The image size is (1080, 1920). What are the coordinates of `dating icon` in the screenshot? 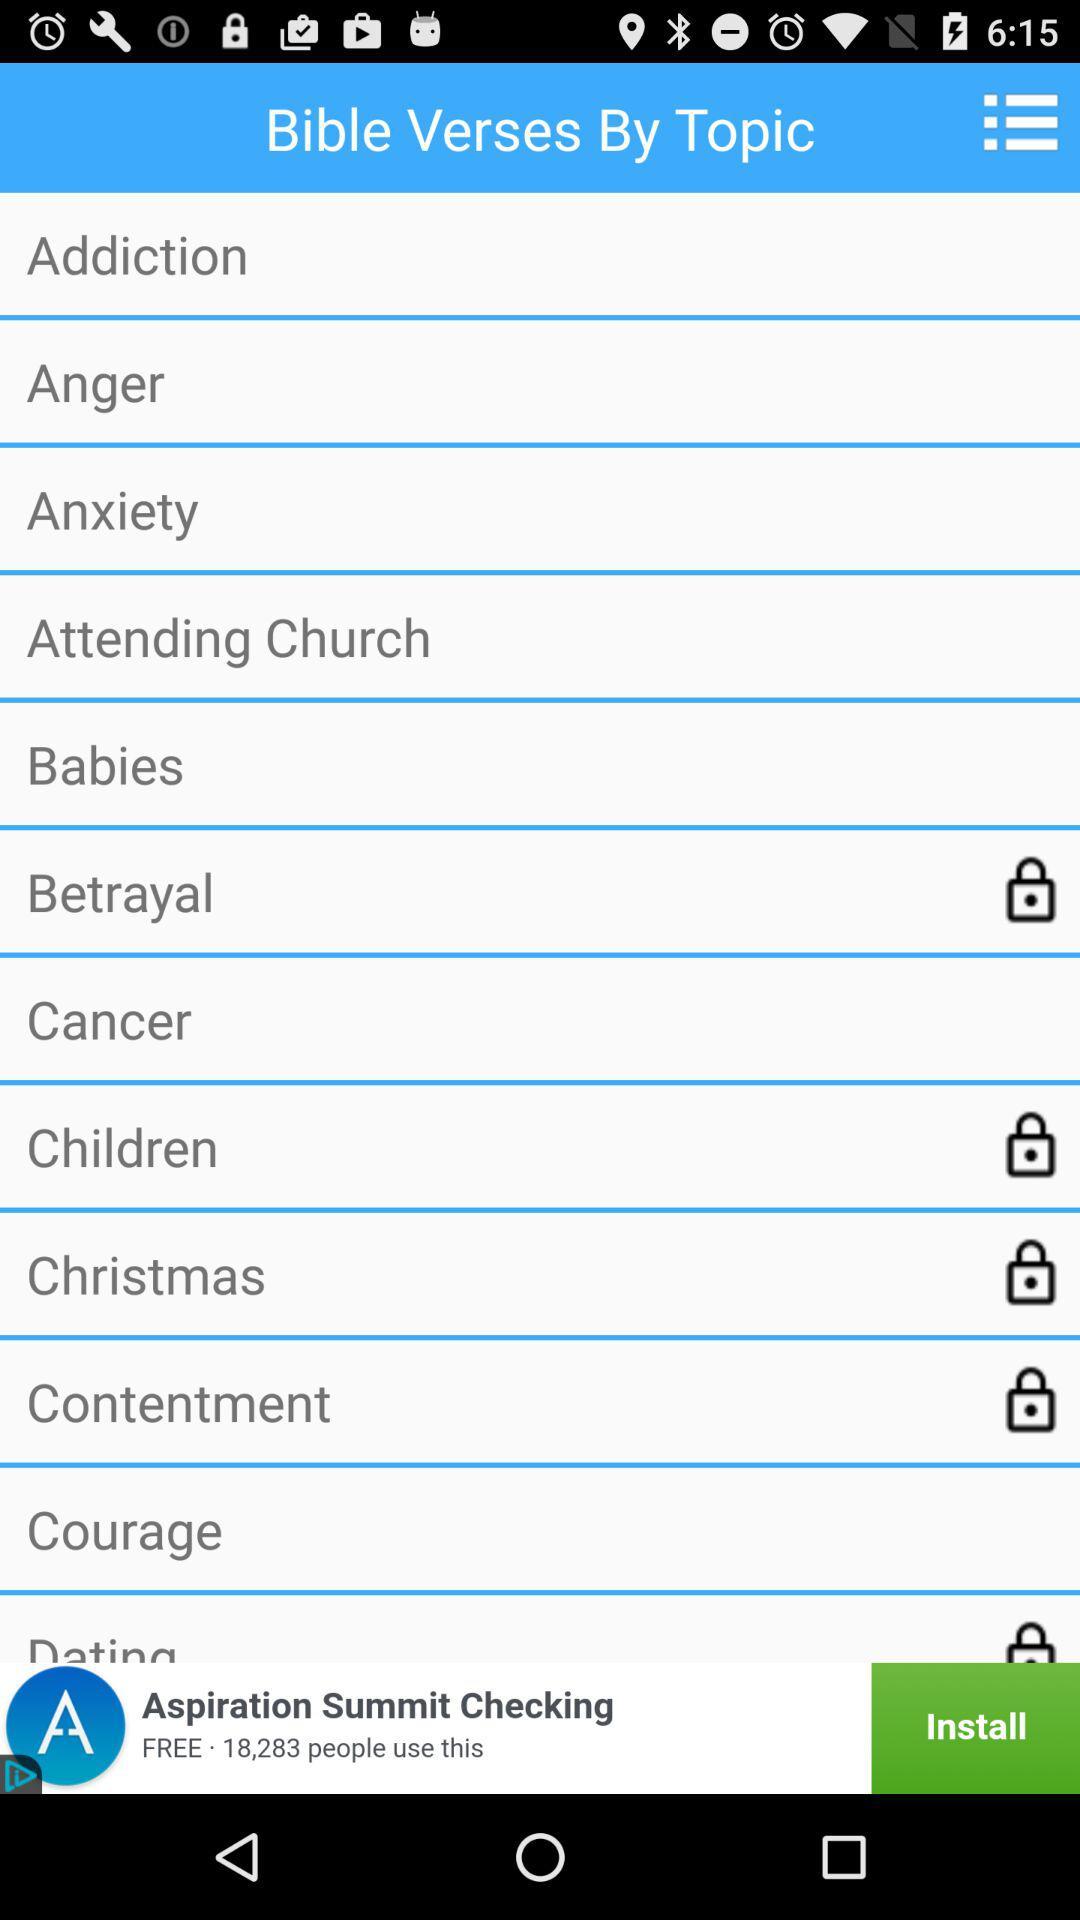 It's located at (496, 1642).